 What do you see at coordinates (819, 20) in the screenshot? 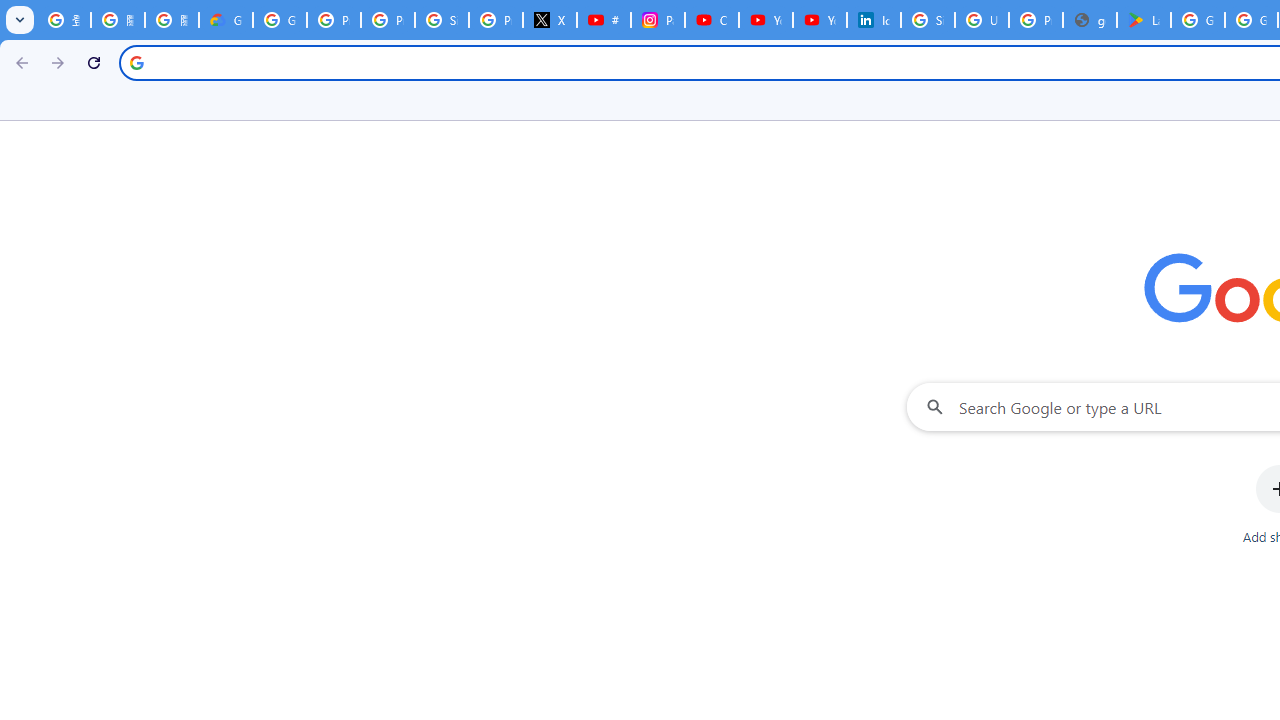
I see `'YouTube Culture & Trends - YouTube Top 10, 2021'` at bounding box center [819, 20].